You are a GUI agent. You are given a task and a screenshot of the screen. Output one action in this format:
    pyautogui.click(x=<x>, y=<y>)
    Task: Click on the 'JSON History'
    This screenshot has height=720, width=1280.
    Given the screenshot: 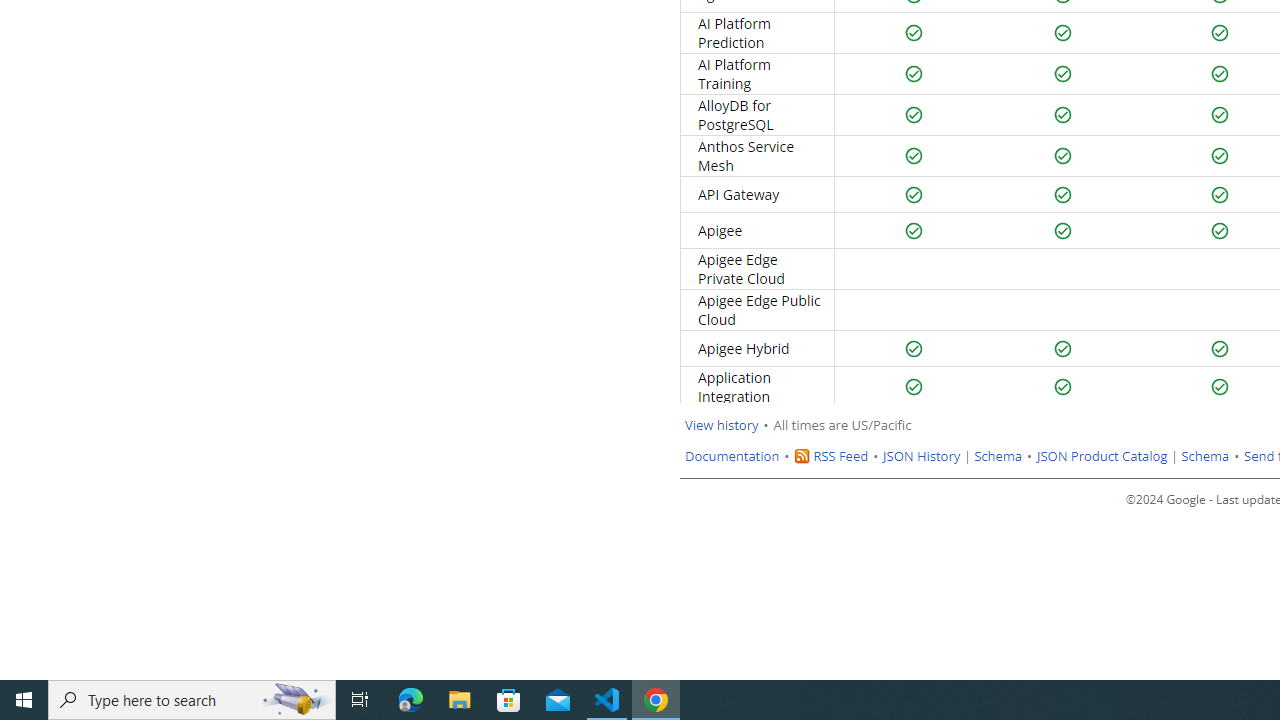 What is the action you would take?
    pyautogui.click(x=921, y=456)
    